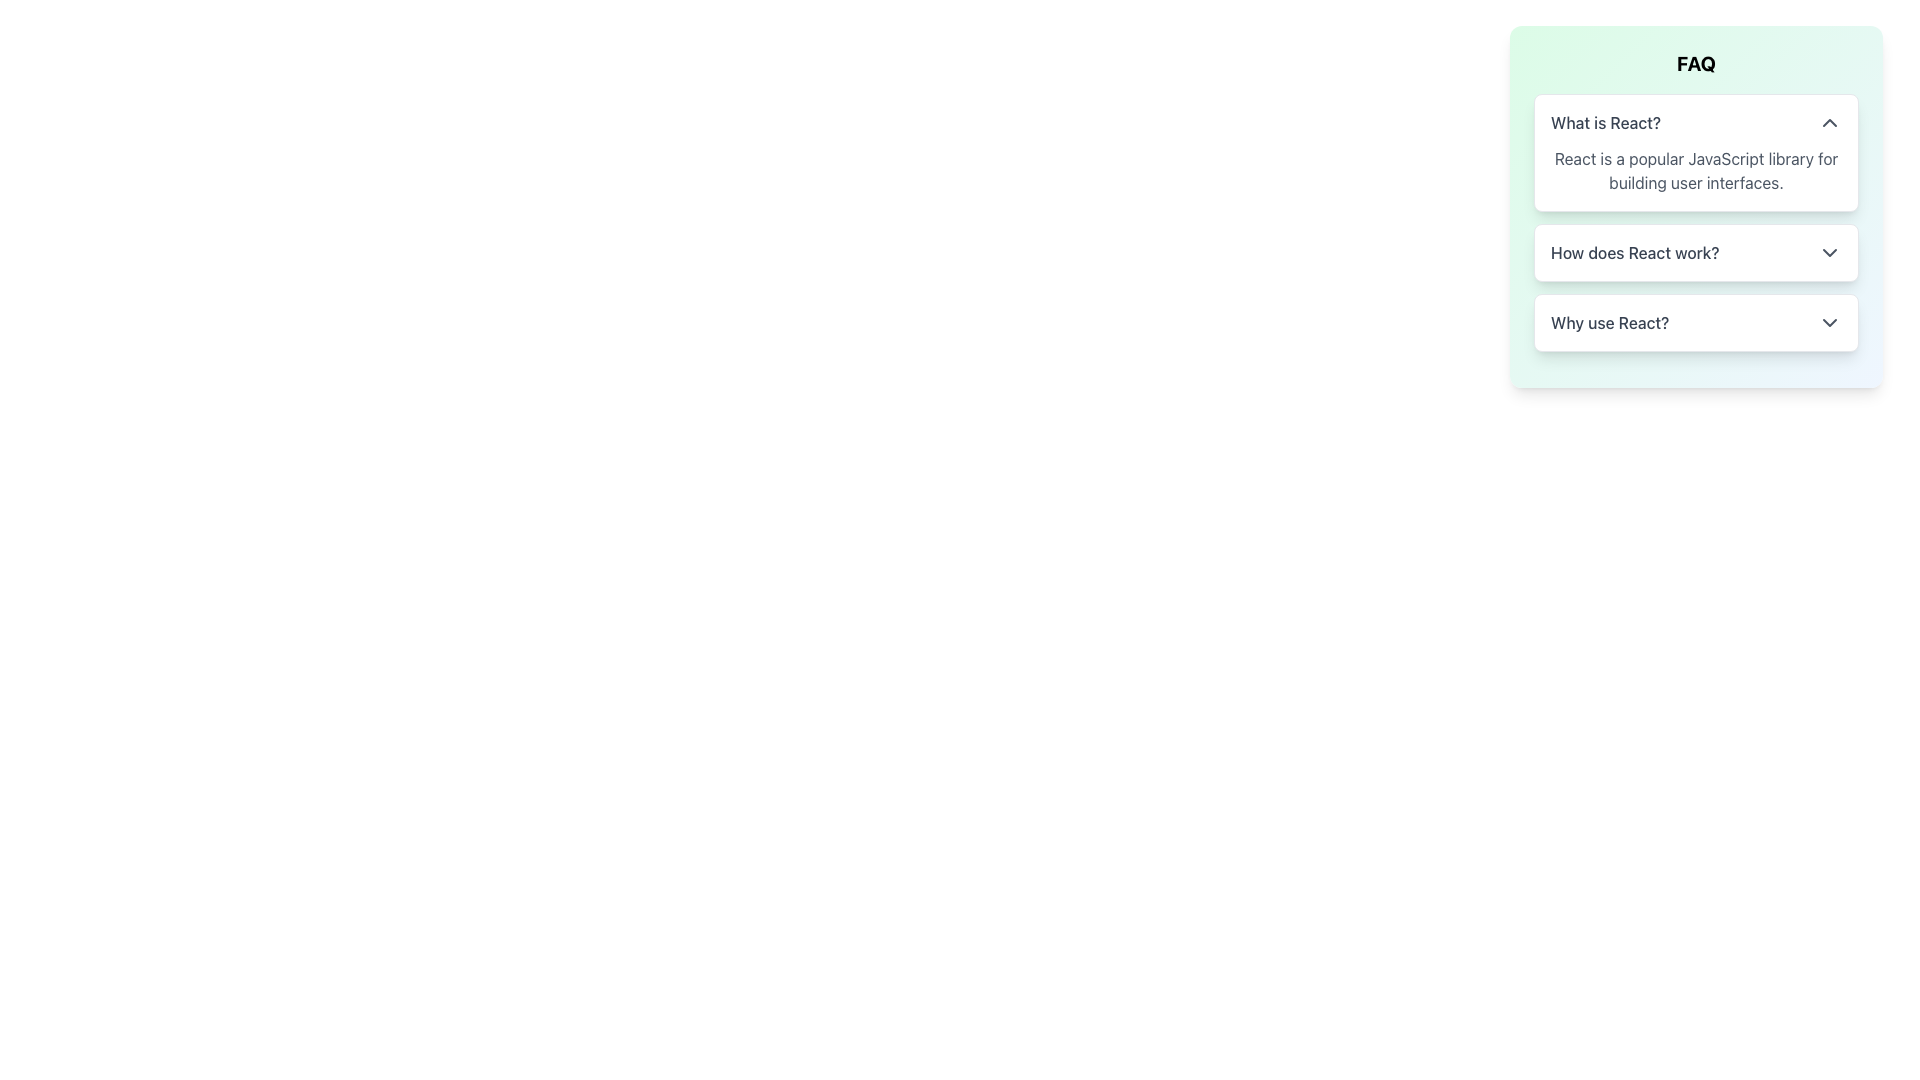 This screenshot has height=1080, width=1920. What do you see at coordinates (1829, 322) in the screenshot?
I see `the gray downward pointing chevron icon located at the far right of the 'Why use React?' question text` at bounding box center [1829, 322].